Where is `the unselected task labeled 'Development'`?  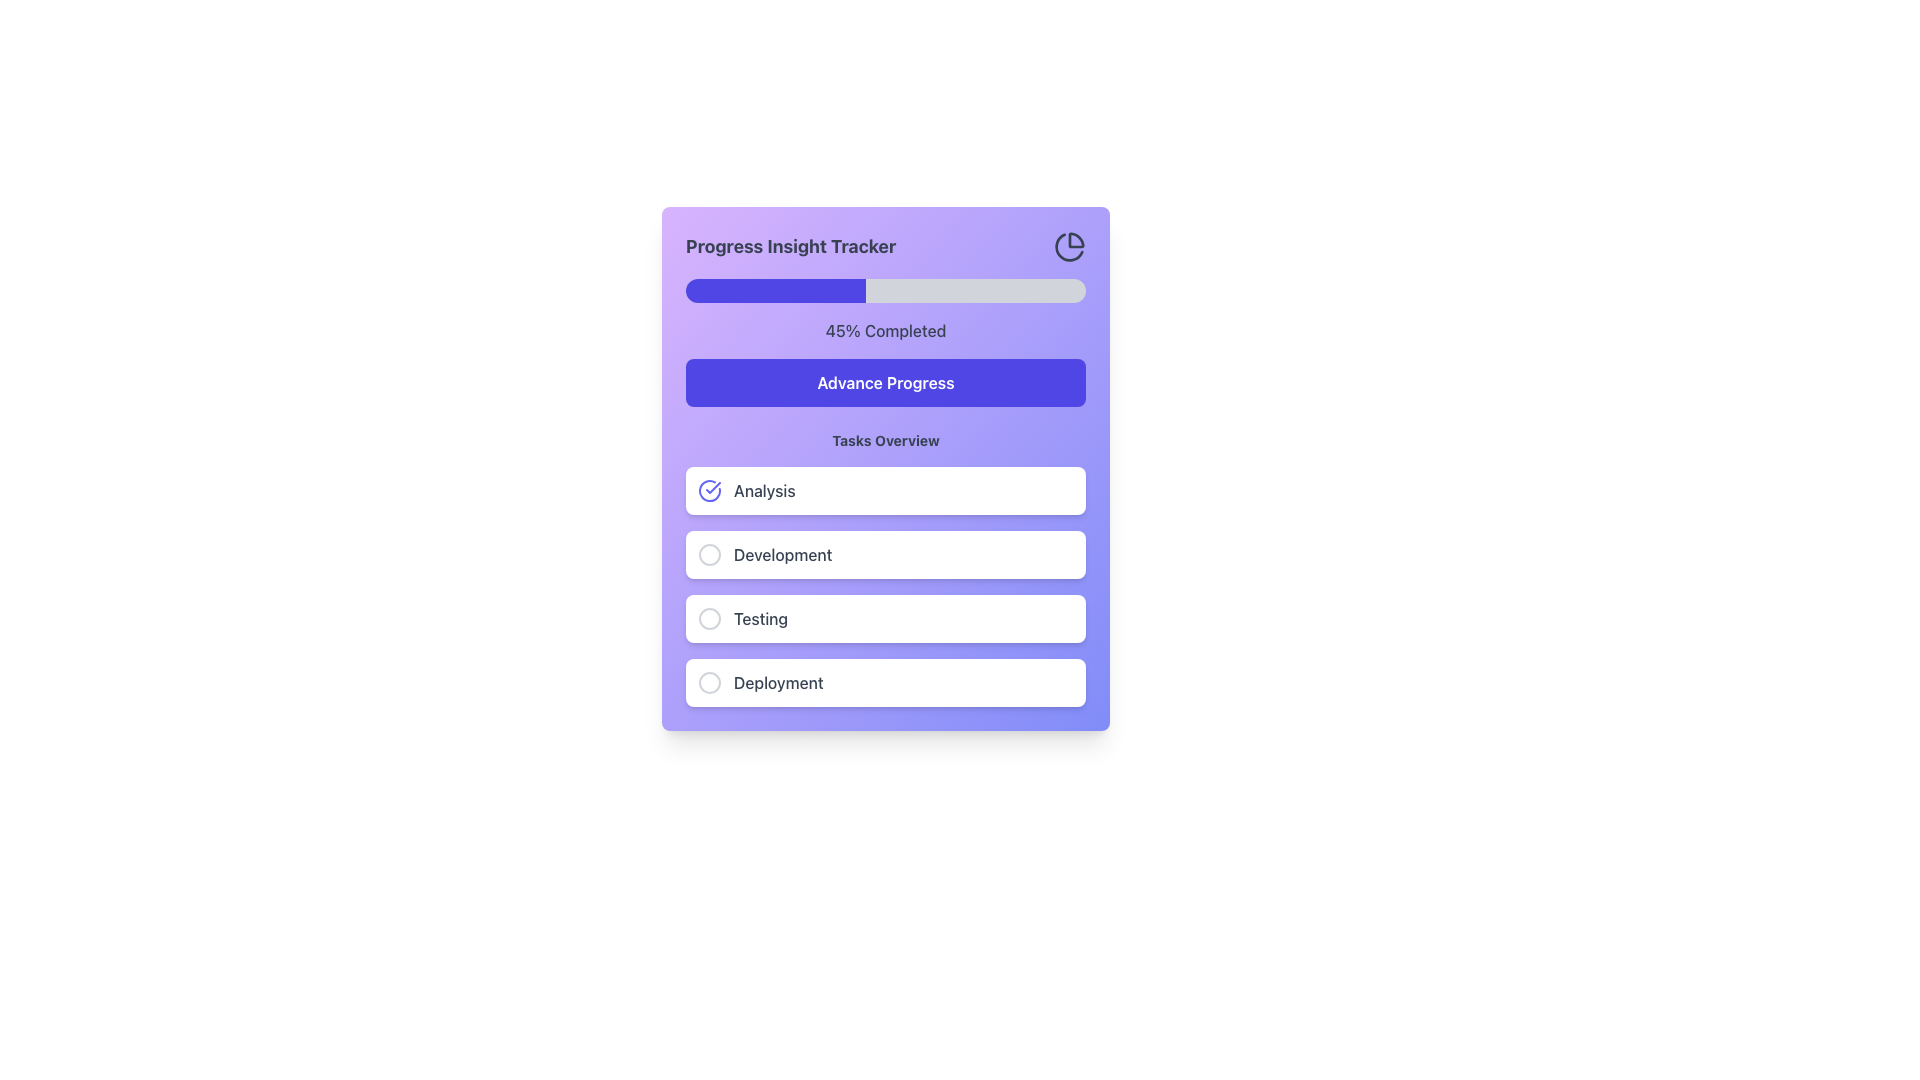 the unselected task labeled 'Development' is located at coordinates (885, 569).